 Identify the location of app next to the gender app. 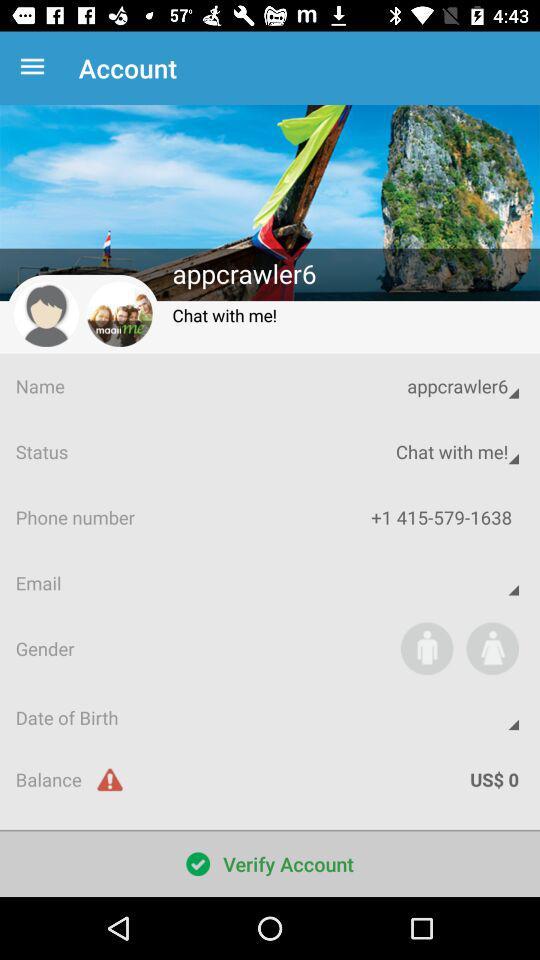
(426, 647).